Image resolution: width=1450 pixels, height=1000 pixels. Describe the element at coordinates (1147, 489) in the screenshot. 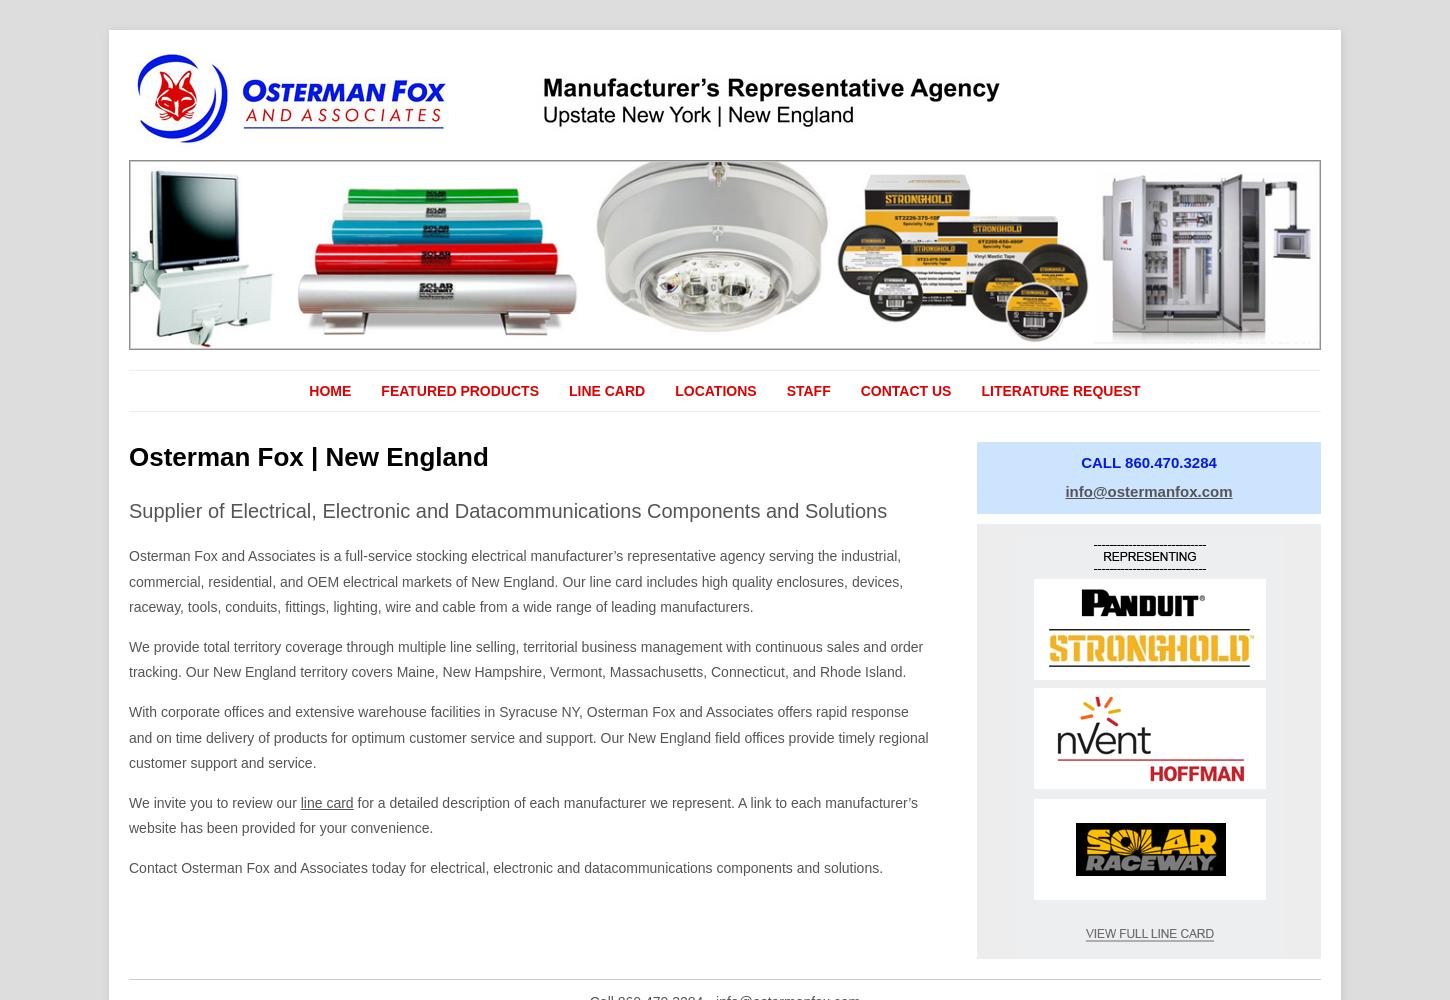

I see `'info@ostermanfox.com'` at that location.